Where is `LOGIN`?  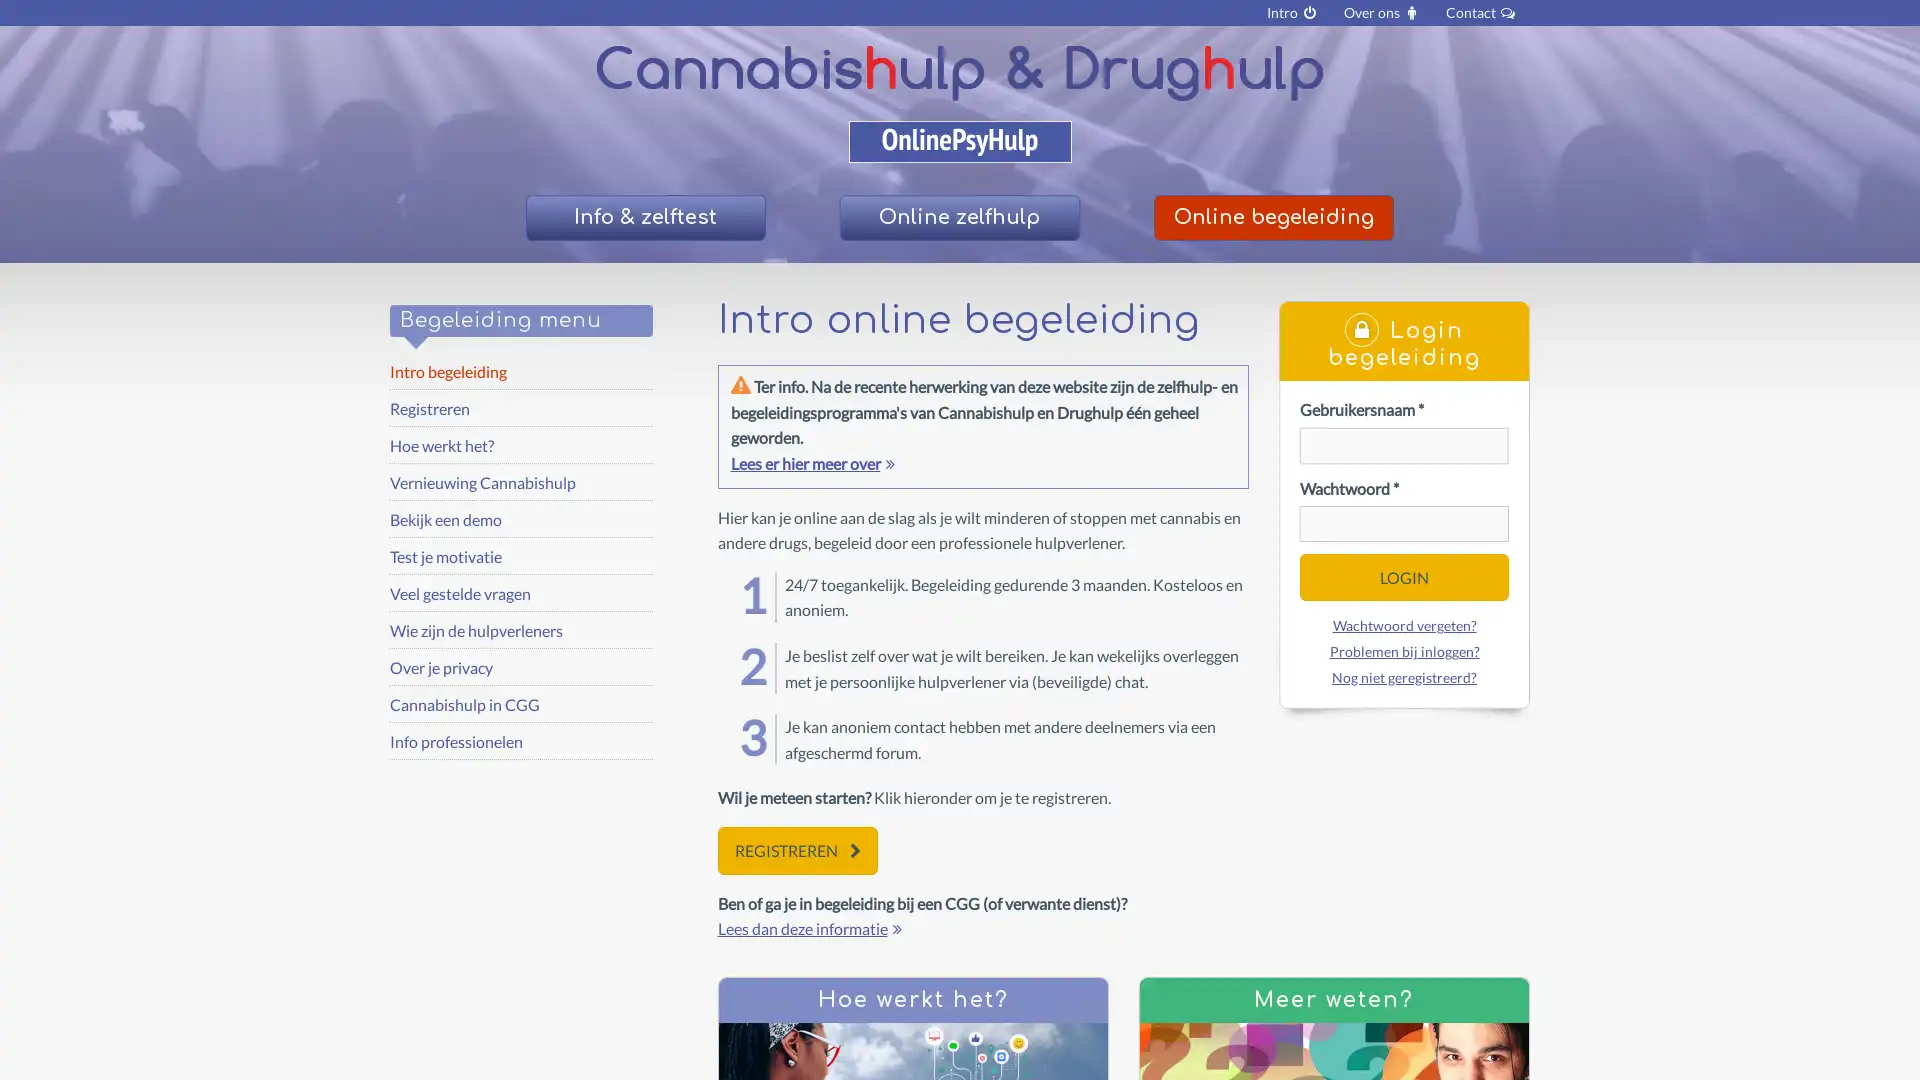
LOGIN is located at coordinates (1402, 577).